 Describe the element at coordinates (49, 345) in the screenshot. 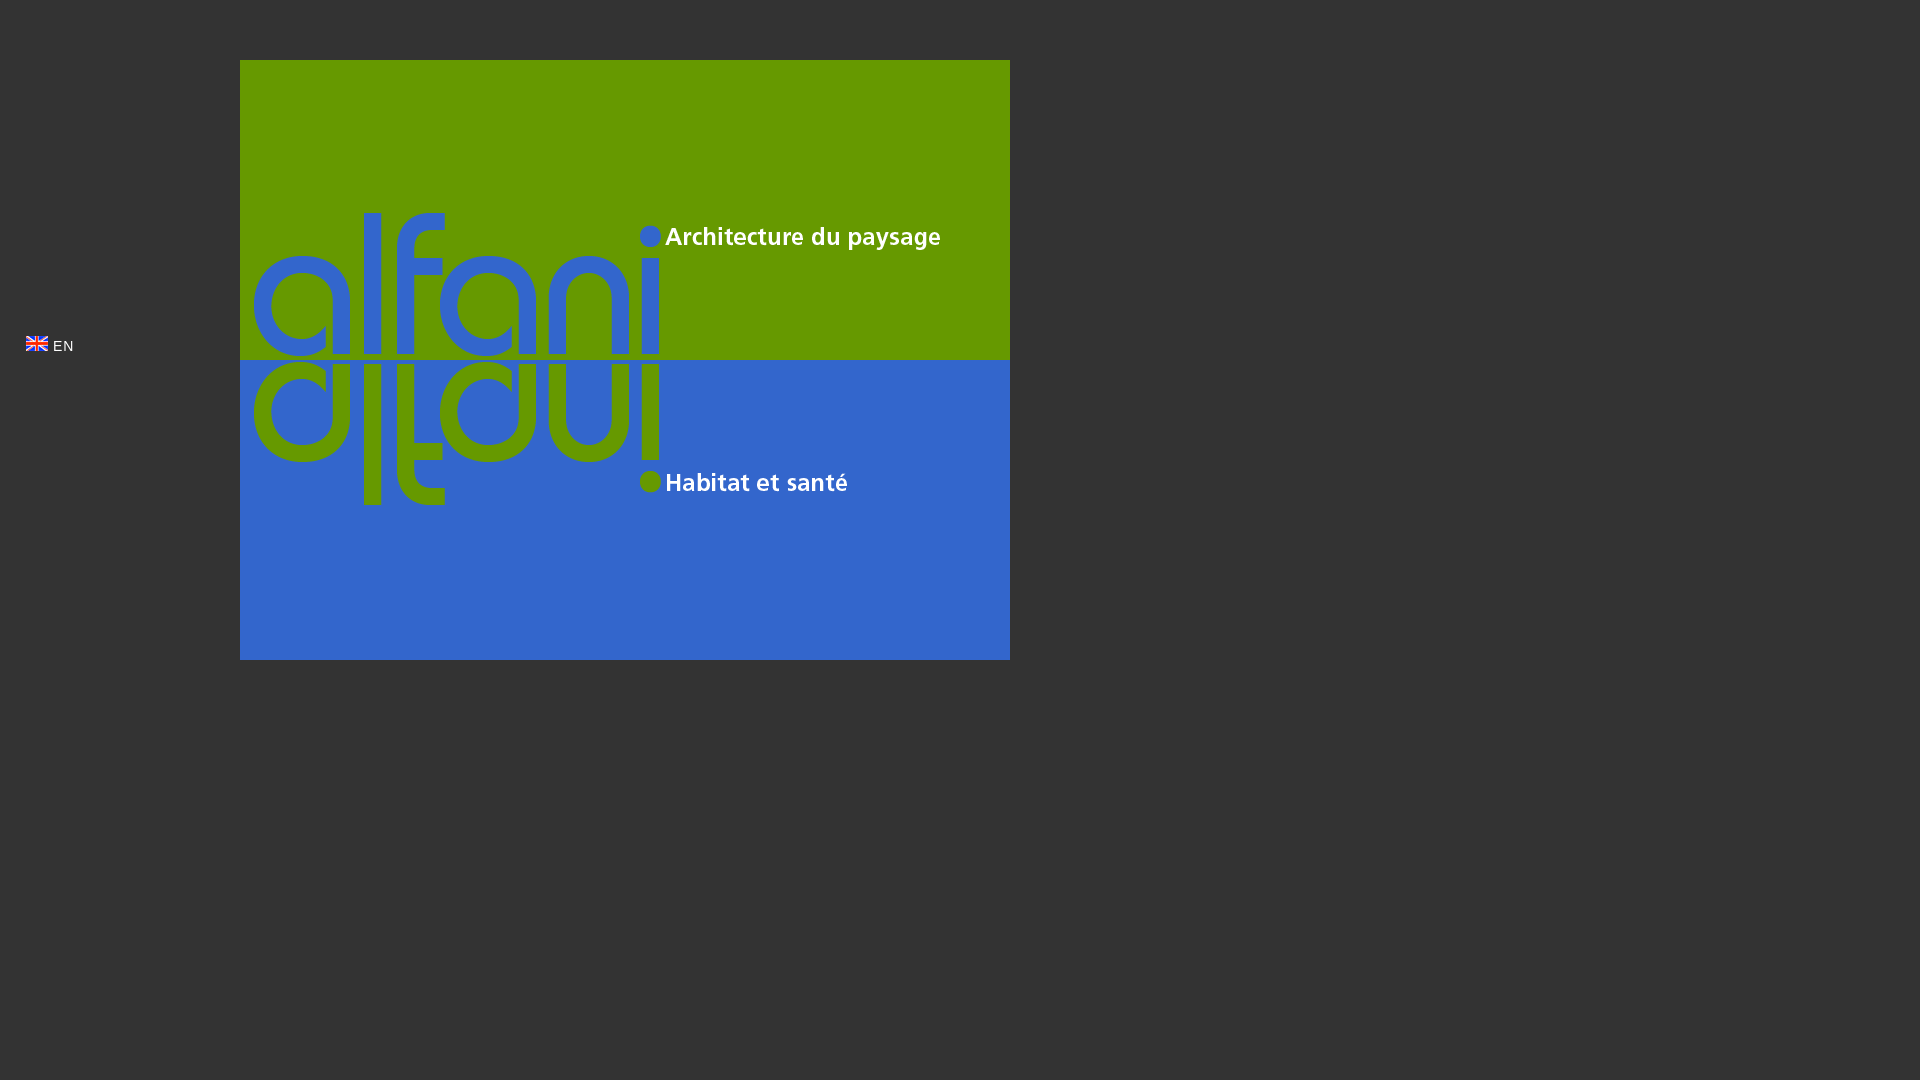

I see `'EN'` at that location.